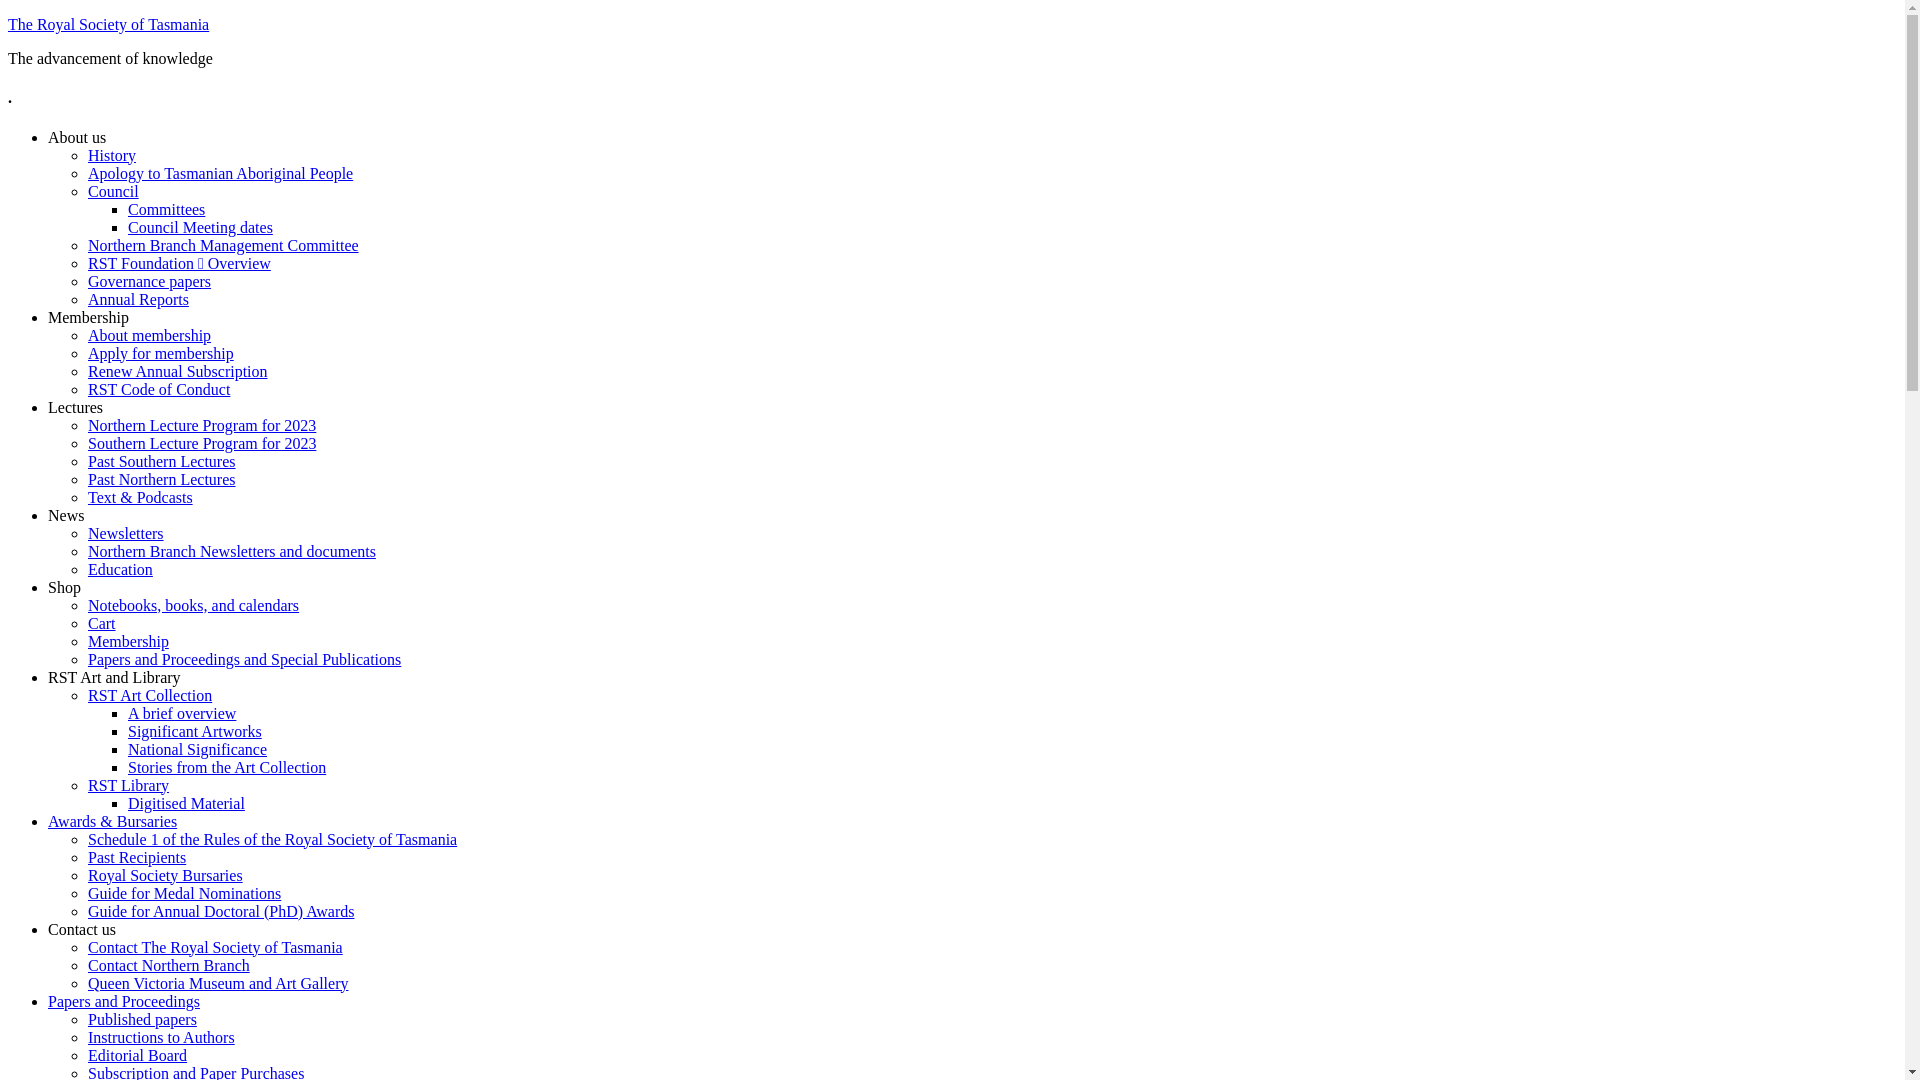 This screenshot has height=1080, width=1920. Describe the element at coordinates (66, 514) in the screenshot. I see `'News'` at that location.